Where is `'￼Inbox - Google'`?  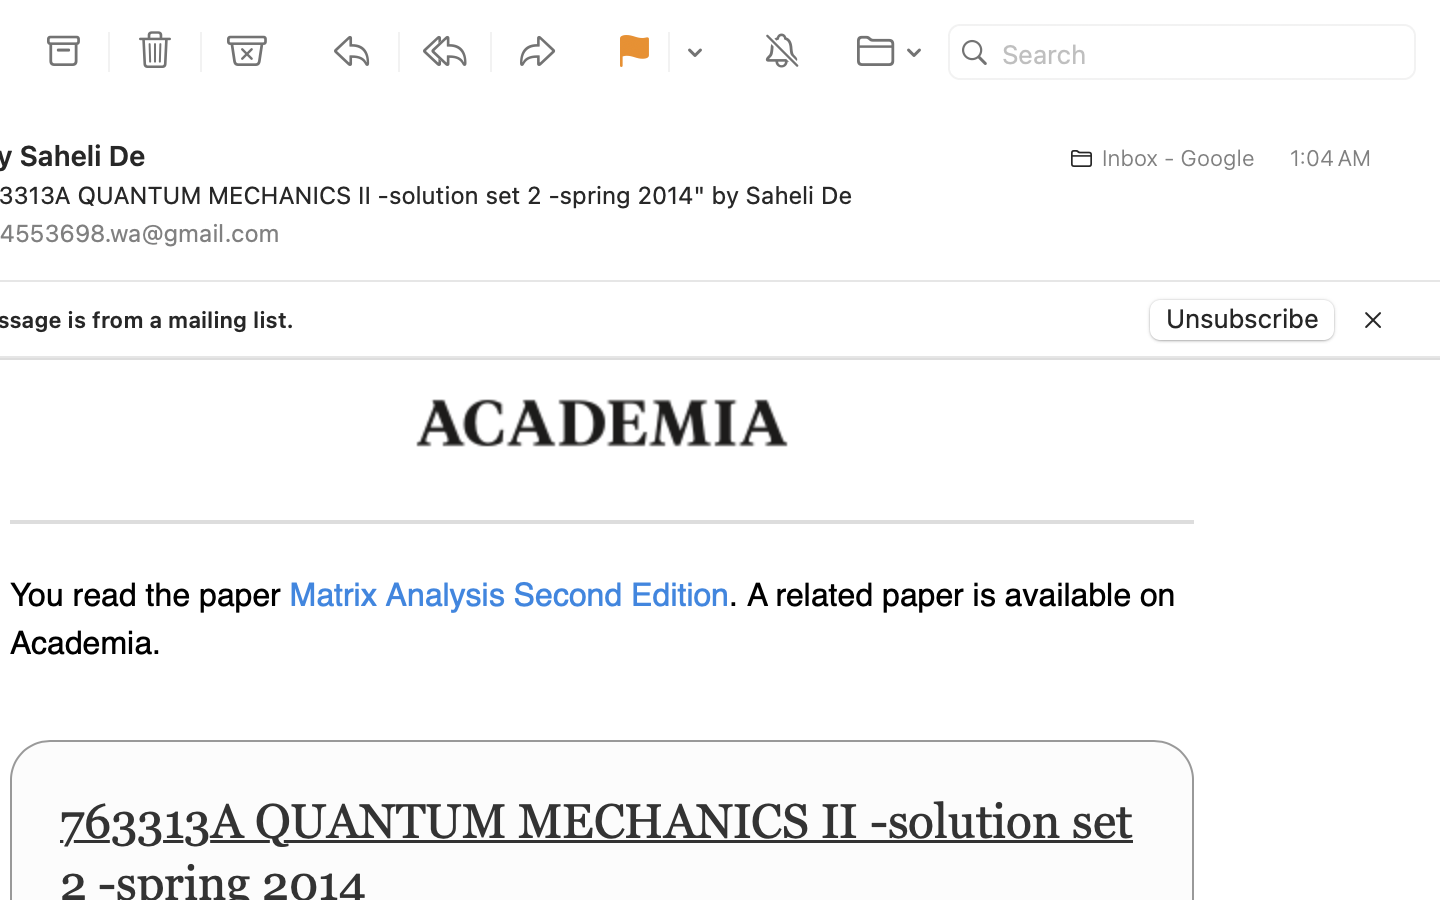
'￼Inbox - Google' is located at coordinates (1156, 158).